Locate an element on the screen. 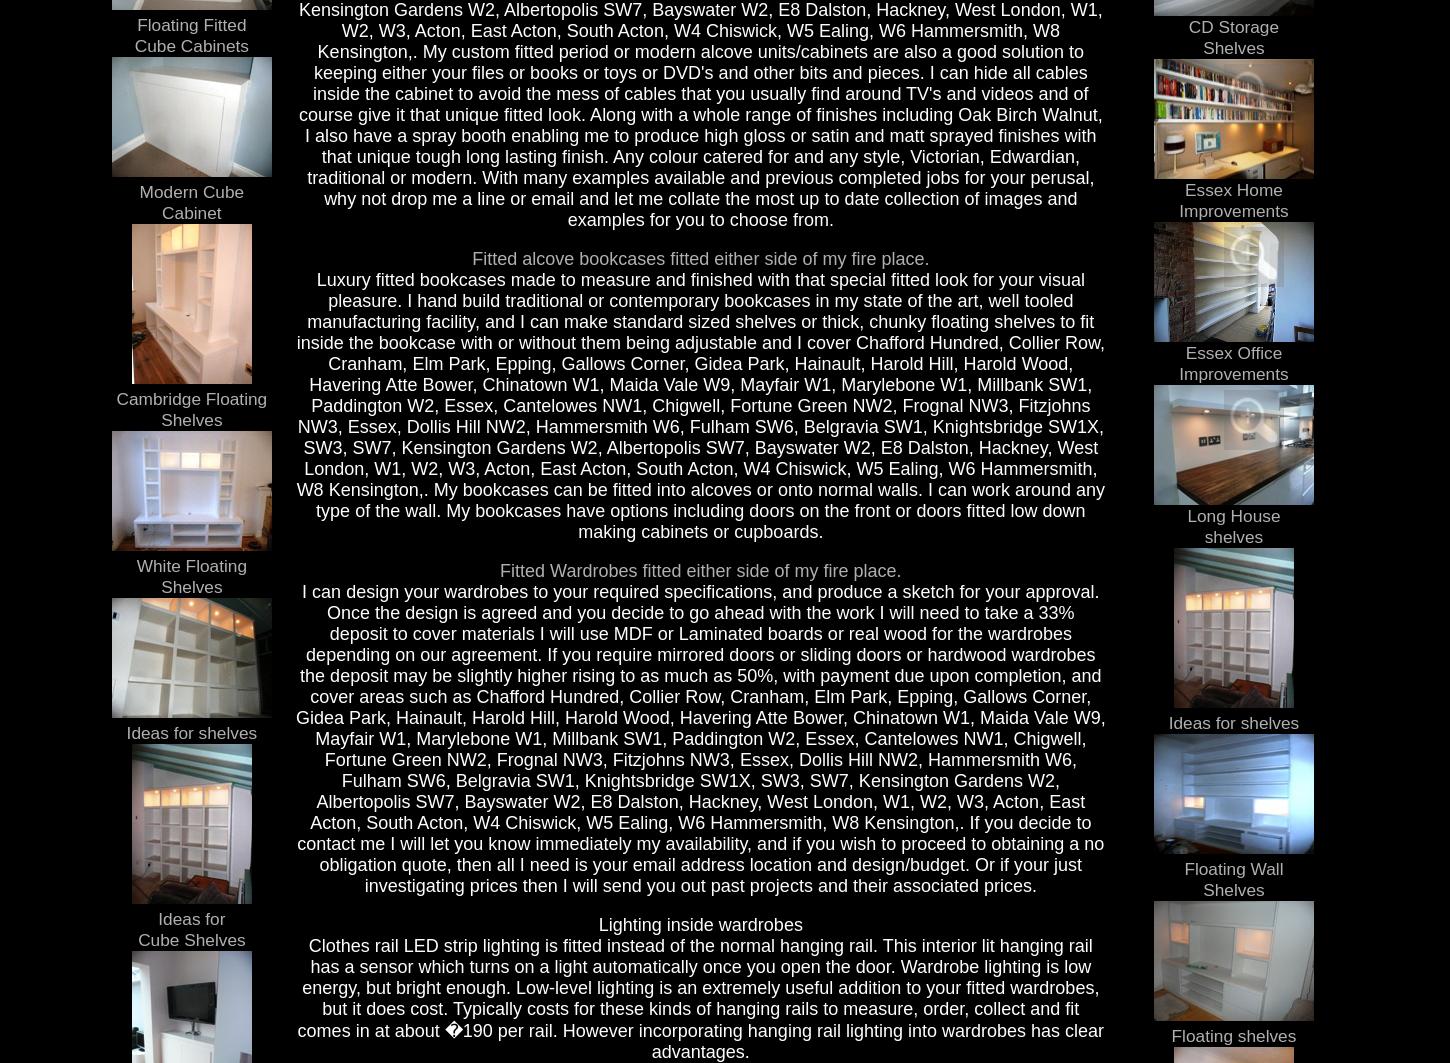 This screenshot has height=1063, width=1450. 'Floating shelves' is located at coordinates (1170, 1034).